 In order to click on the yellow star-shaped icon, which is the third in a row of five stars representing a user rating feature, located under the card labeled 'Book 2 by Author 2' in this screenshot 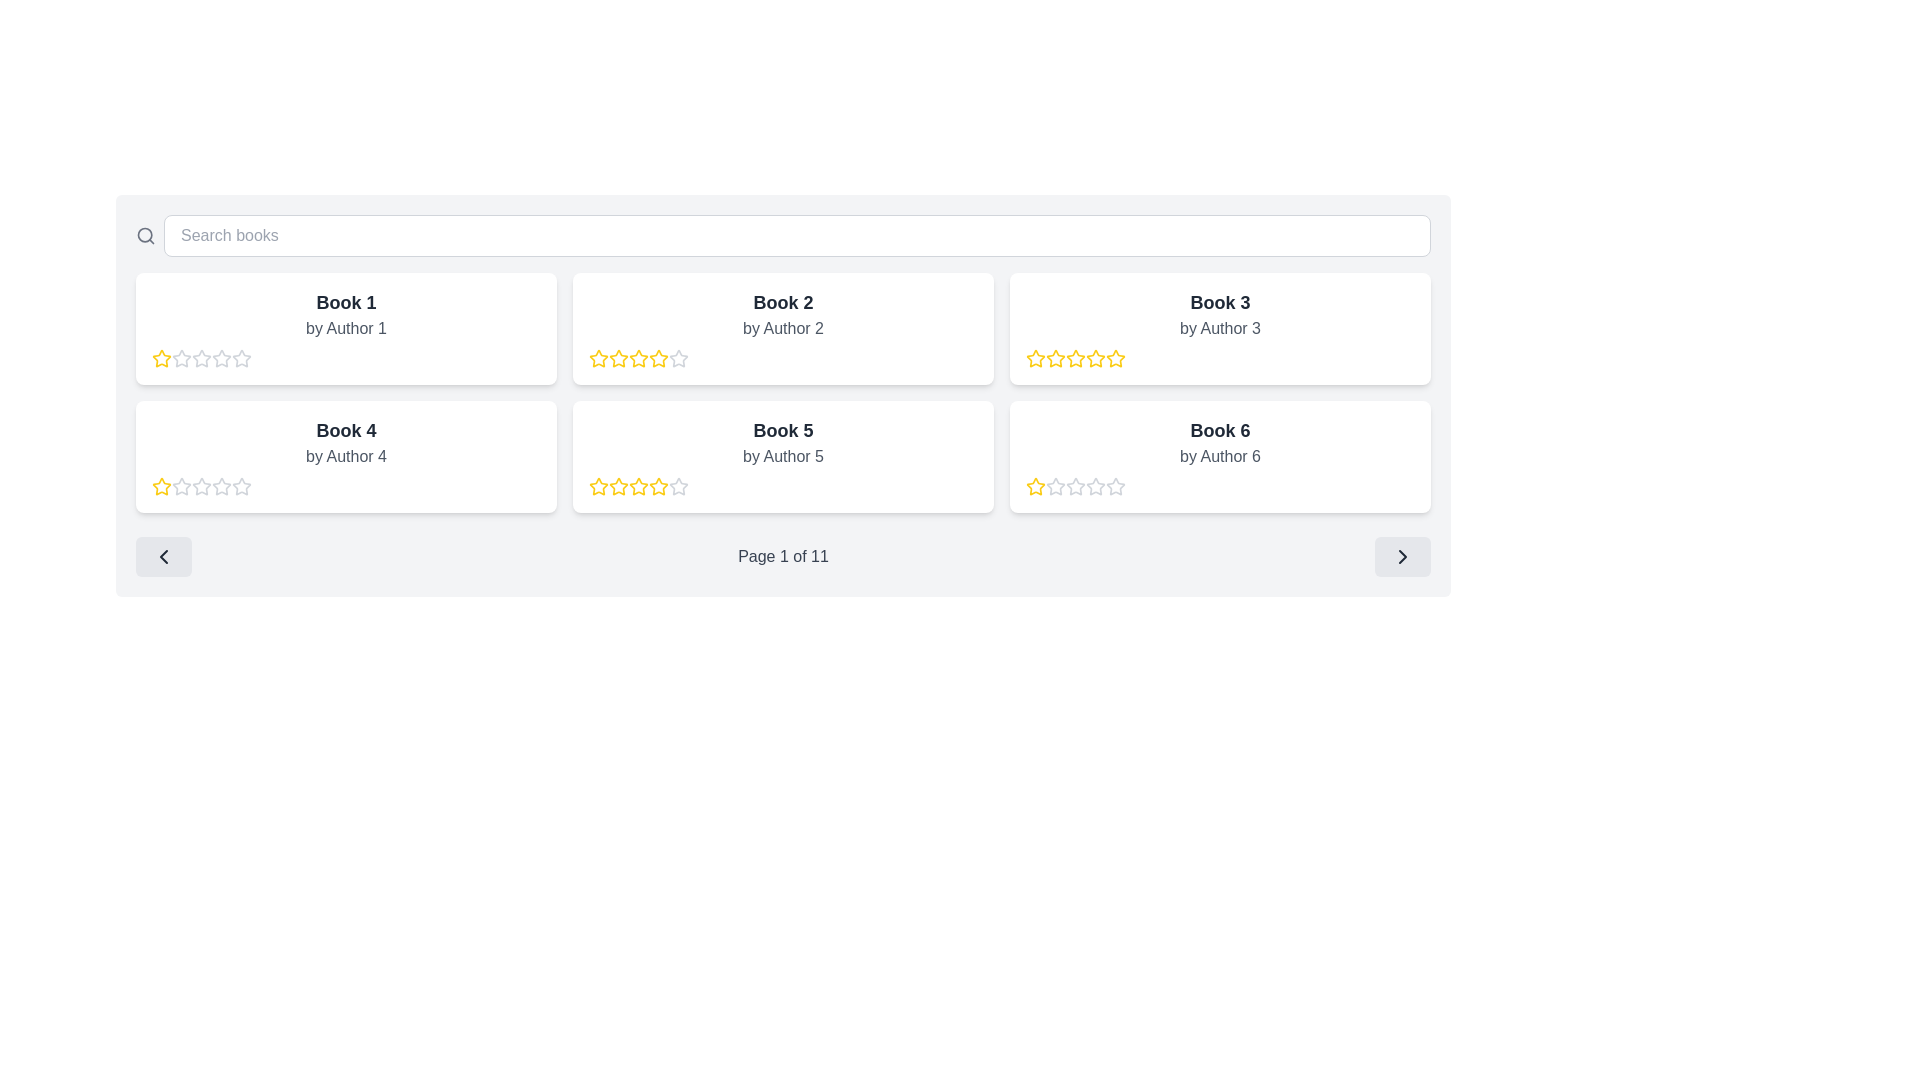, I will do `click(618, 357)`.